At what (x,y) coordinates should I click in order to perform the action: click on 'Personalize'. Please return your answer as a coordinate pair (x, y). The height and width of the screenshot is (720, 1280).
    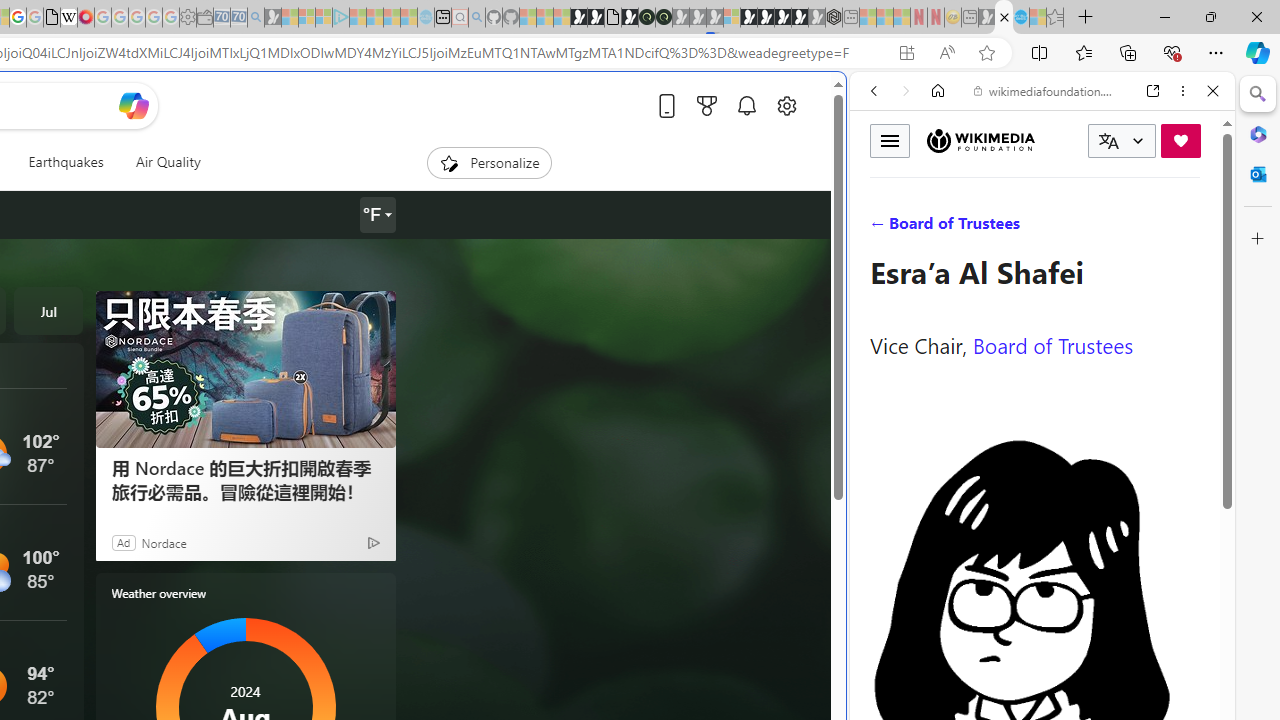
    Looking at the image, I should click on (488, 162).